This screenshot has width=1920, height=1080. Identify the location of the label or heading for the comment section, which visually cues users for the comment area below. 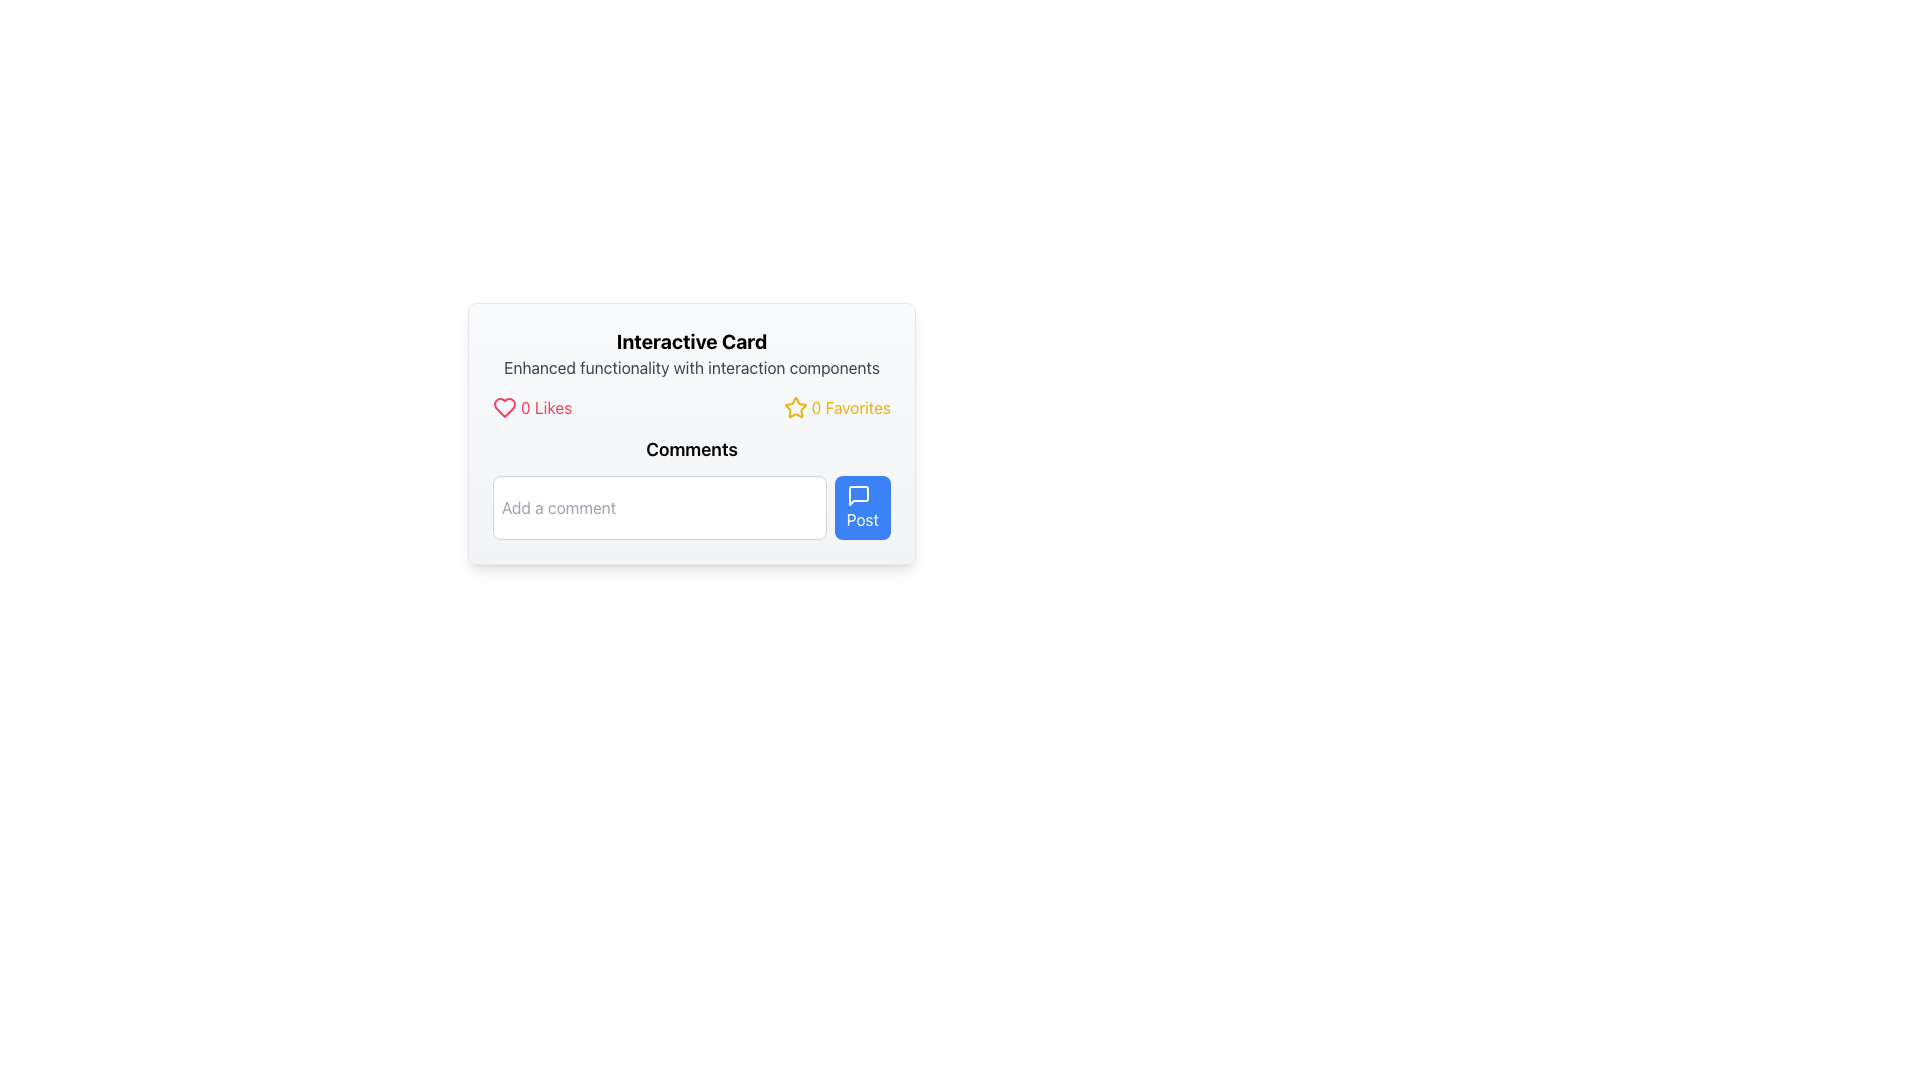
(691, 450).